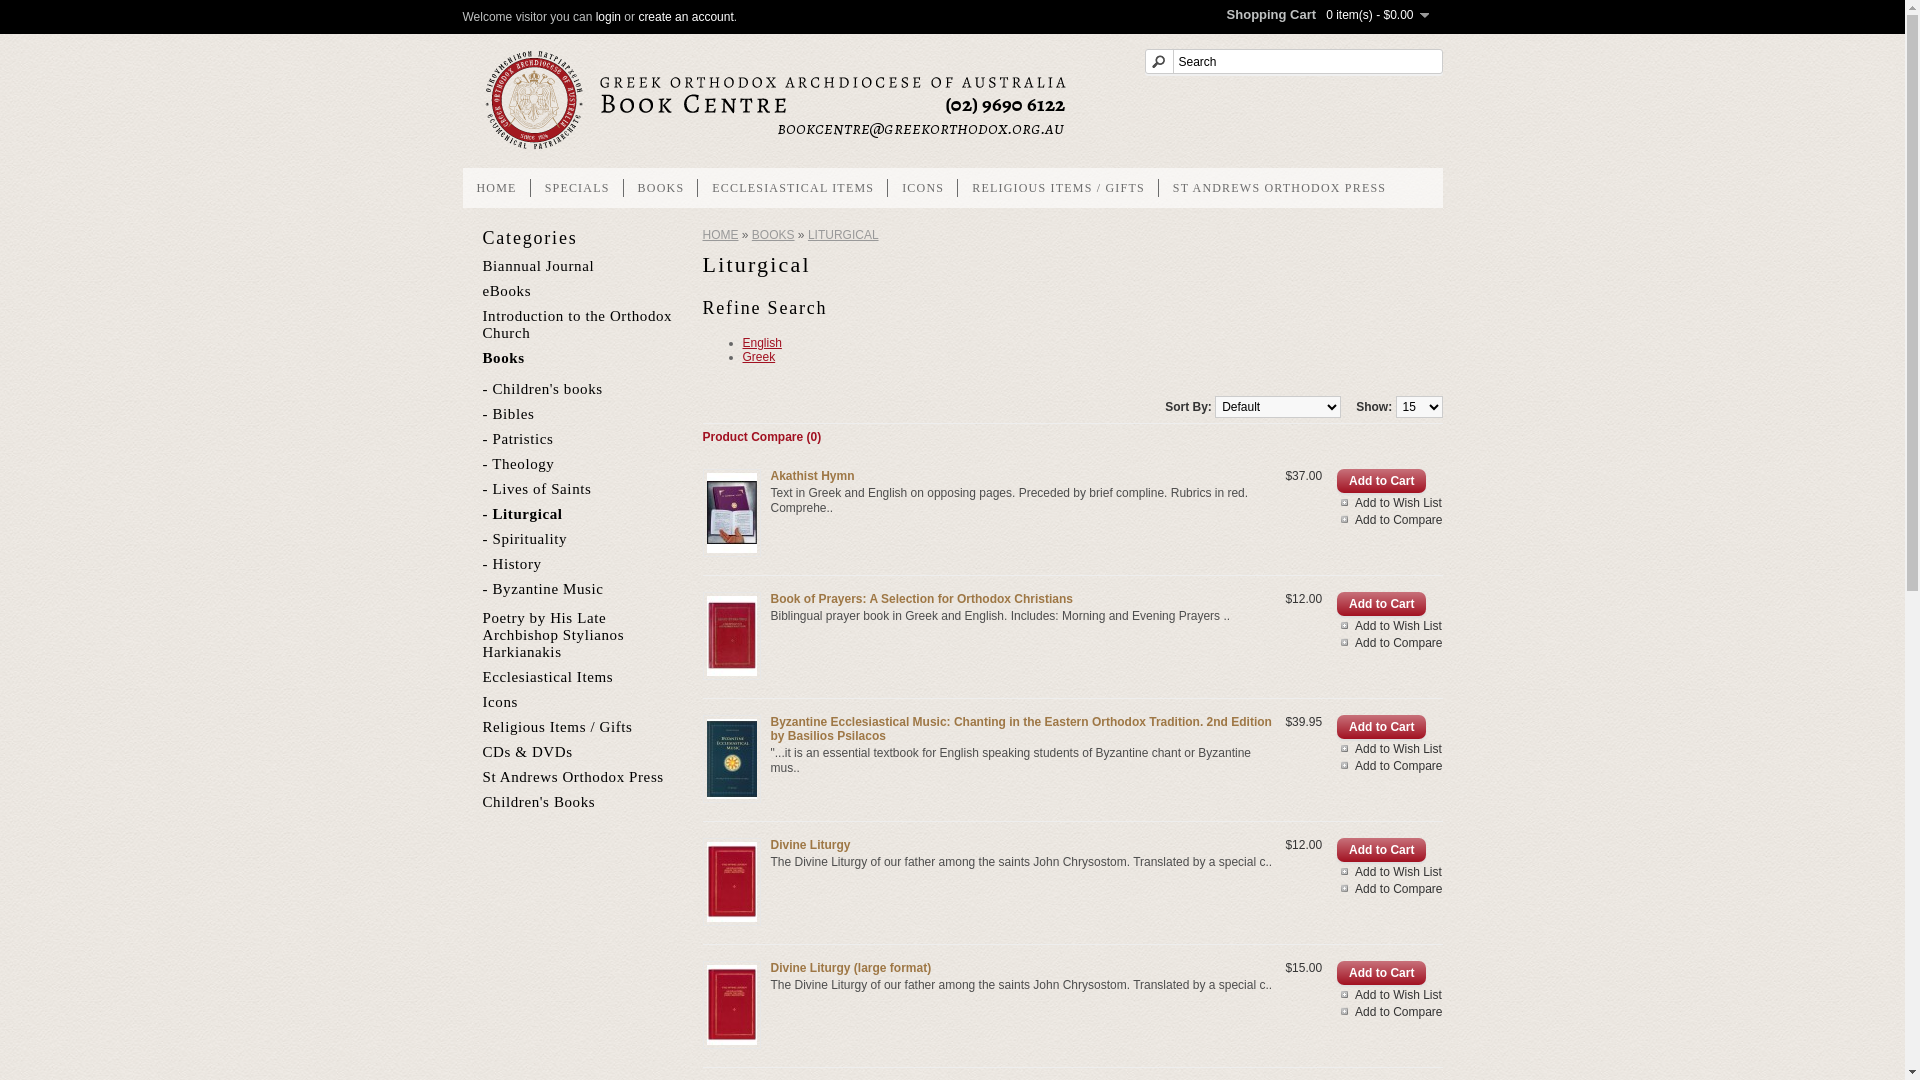 This screenshot has width=1920, height=1080. What do you see at coordinates (768, 597) in the screenshot?
I see `'Book of Prayers: A Selection for Orthodox Christians'` at bounding box center [768, 597].